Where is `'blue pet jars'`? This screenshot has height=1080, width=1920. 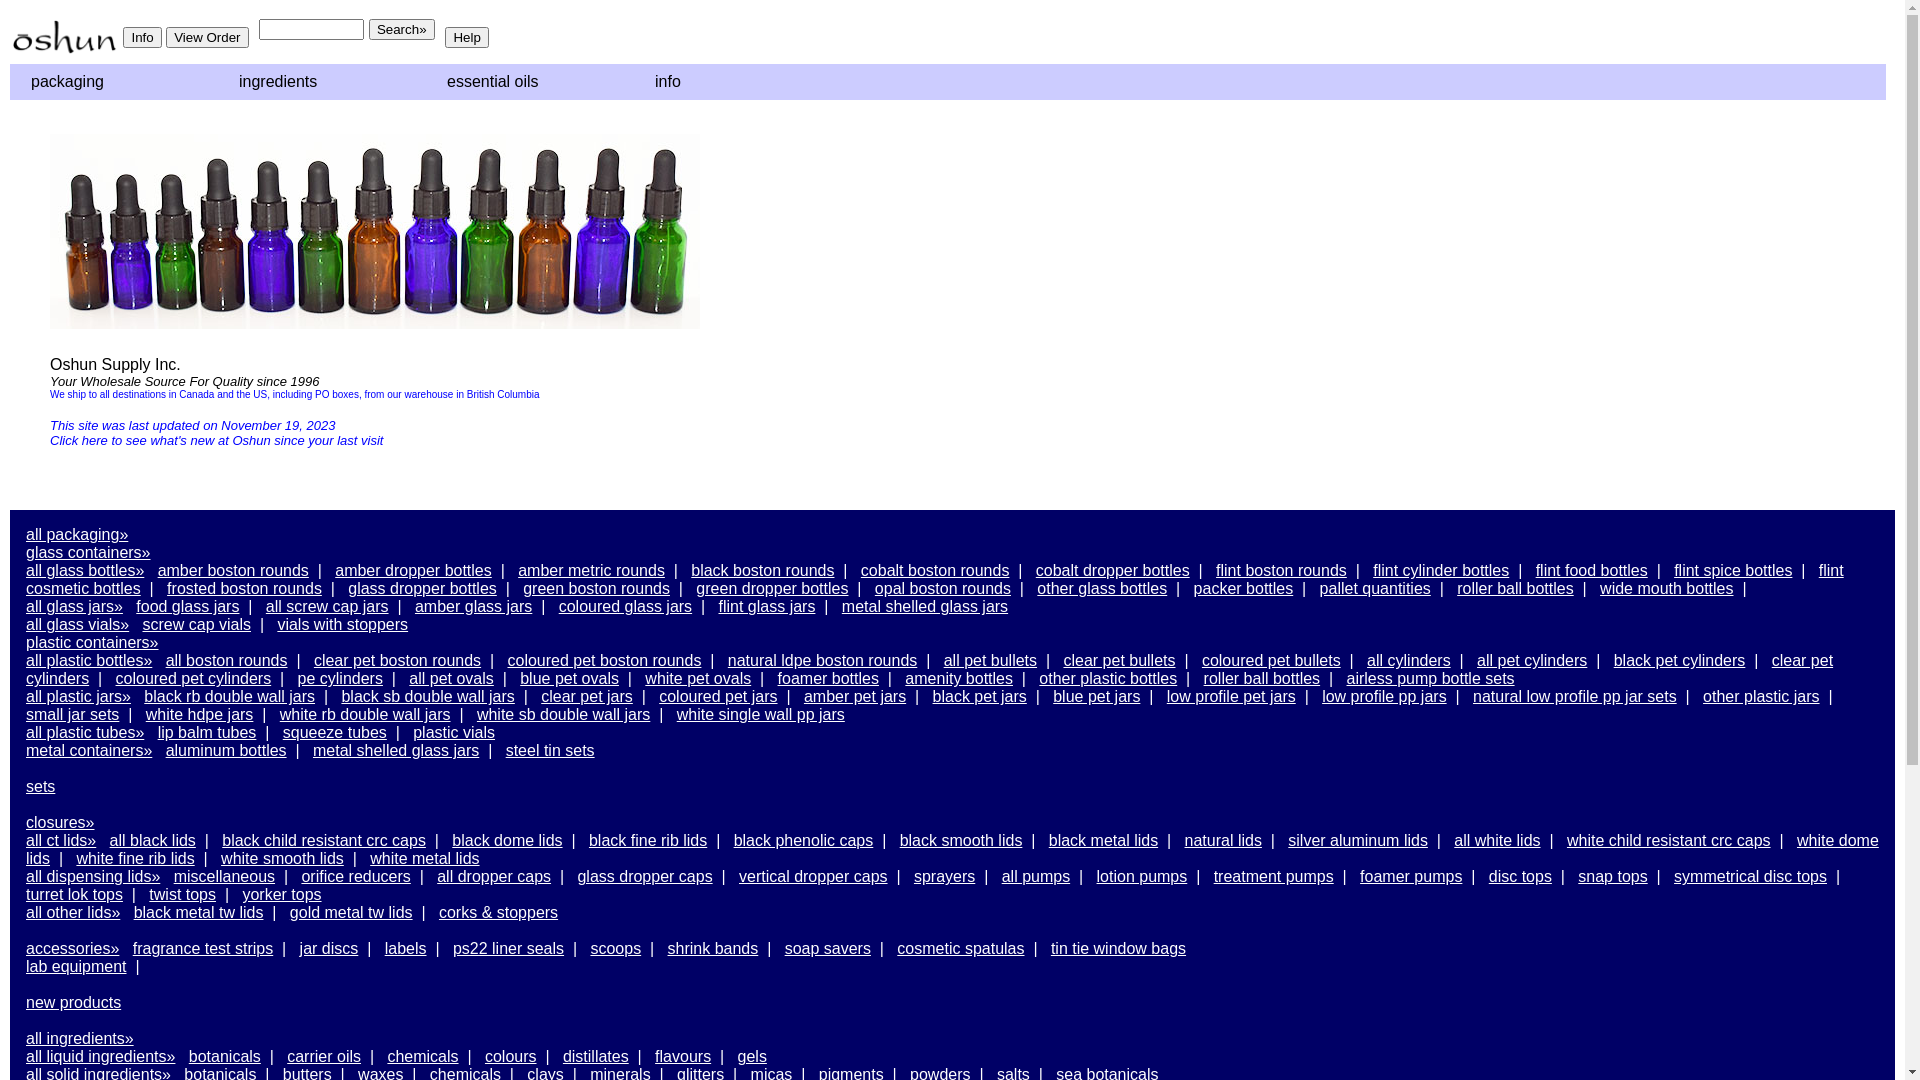 'blue pet jars' is located at coordinates (1095, 695).